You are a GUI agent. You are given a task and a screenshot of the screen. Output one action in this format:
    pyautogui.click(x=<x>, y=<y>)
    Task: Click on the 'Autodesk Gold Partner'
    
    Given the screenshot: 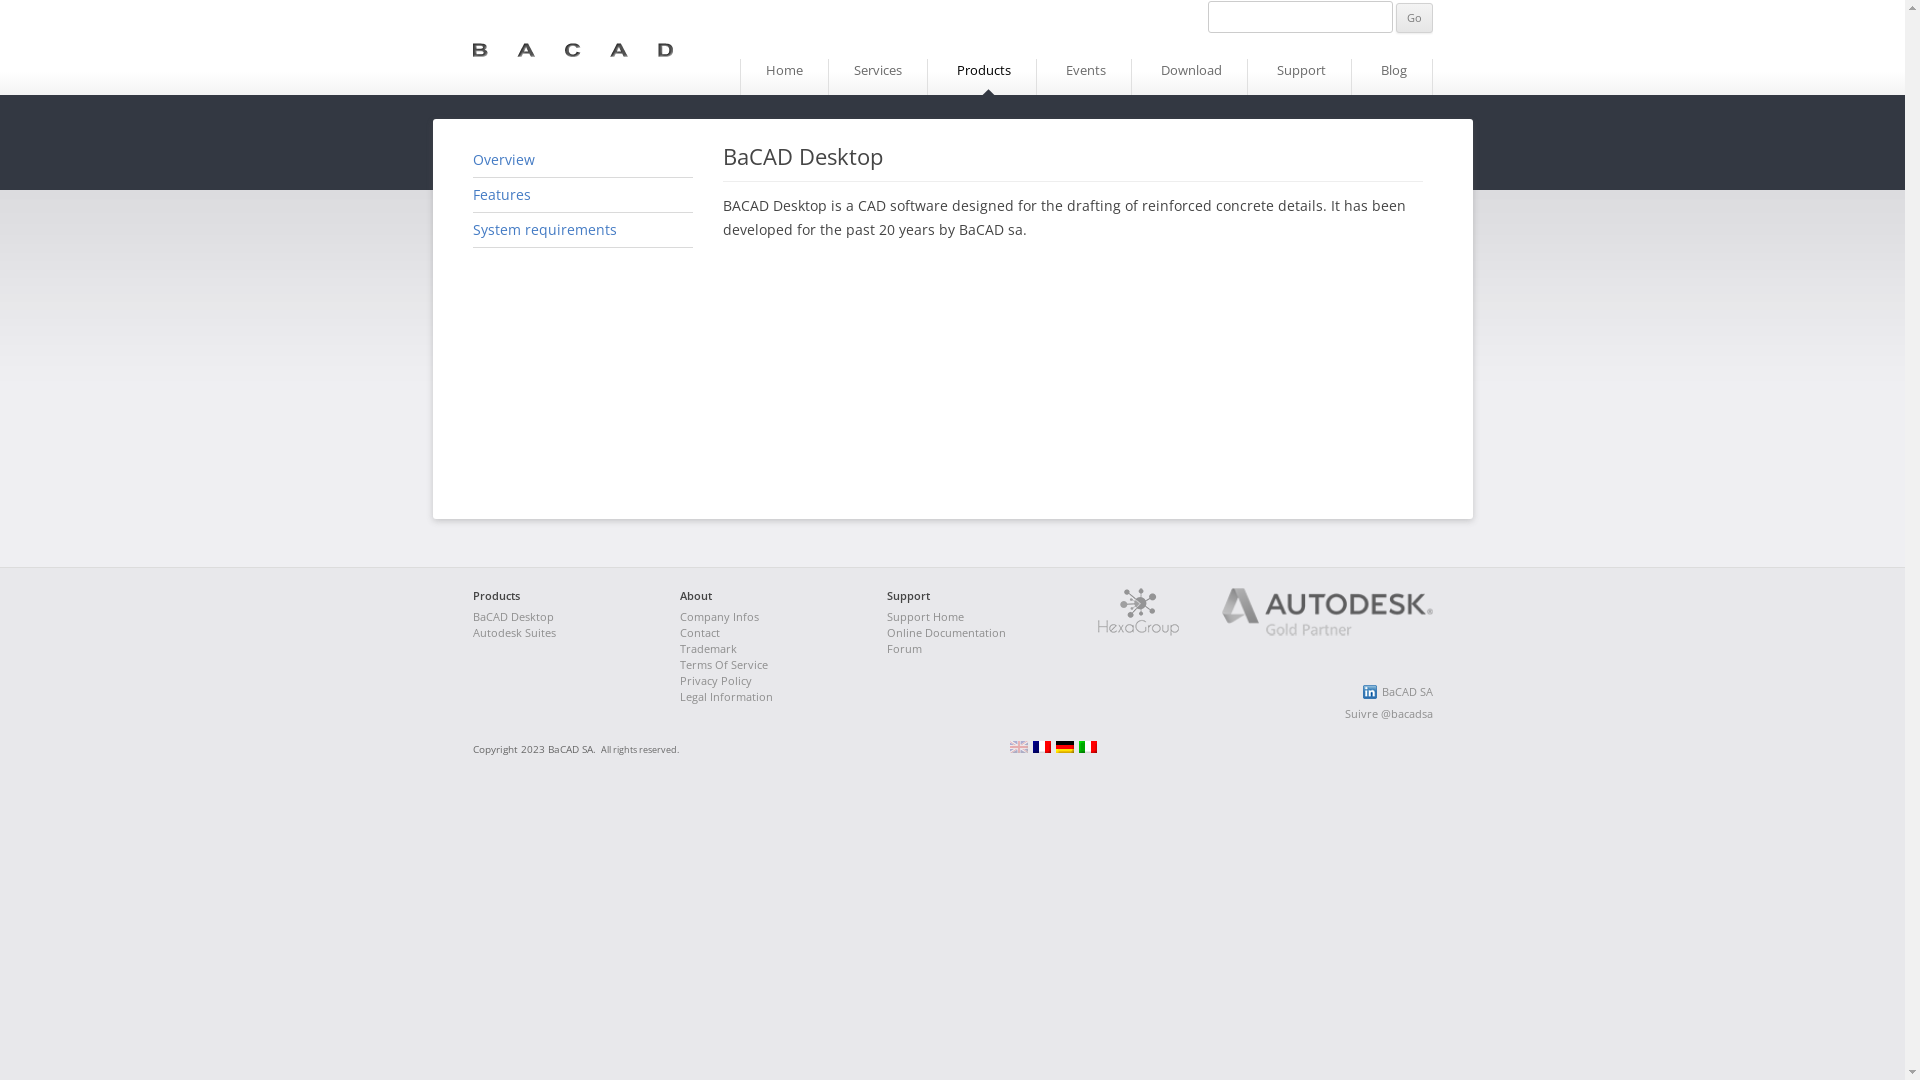 What is the action you would take?
    pyautogui.click(x=1306, y=631)
    